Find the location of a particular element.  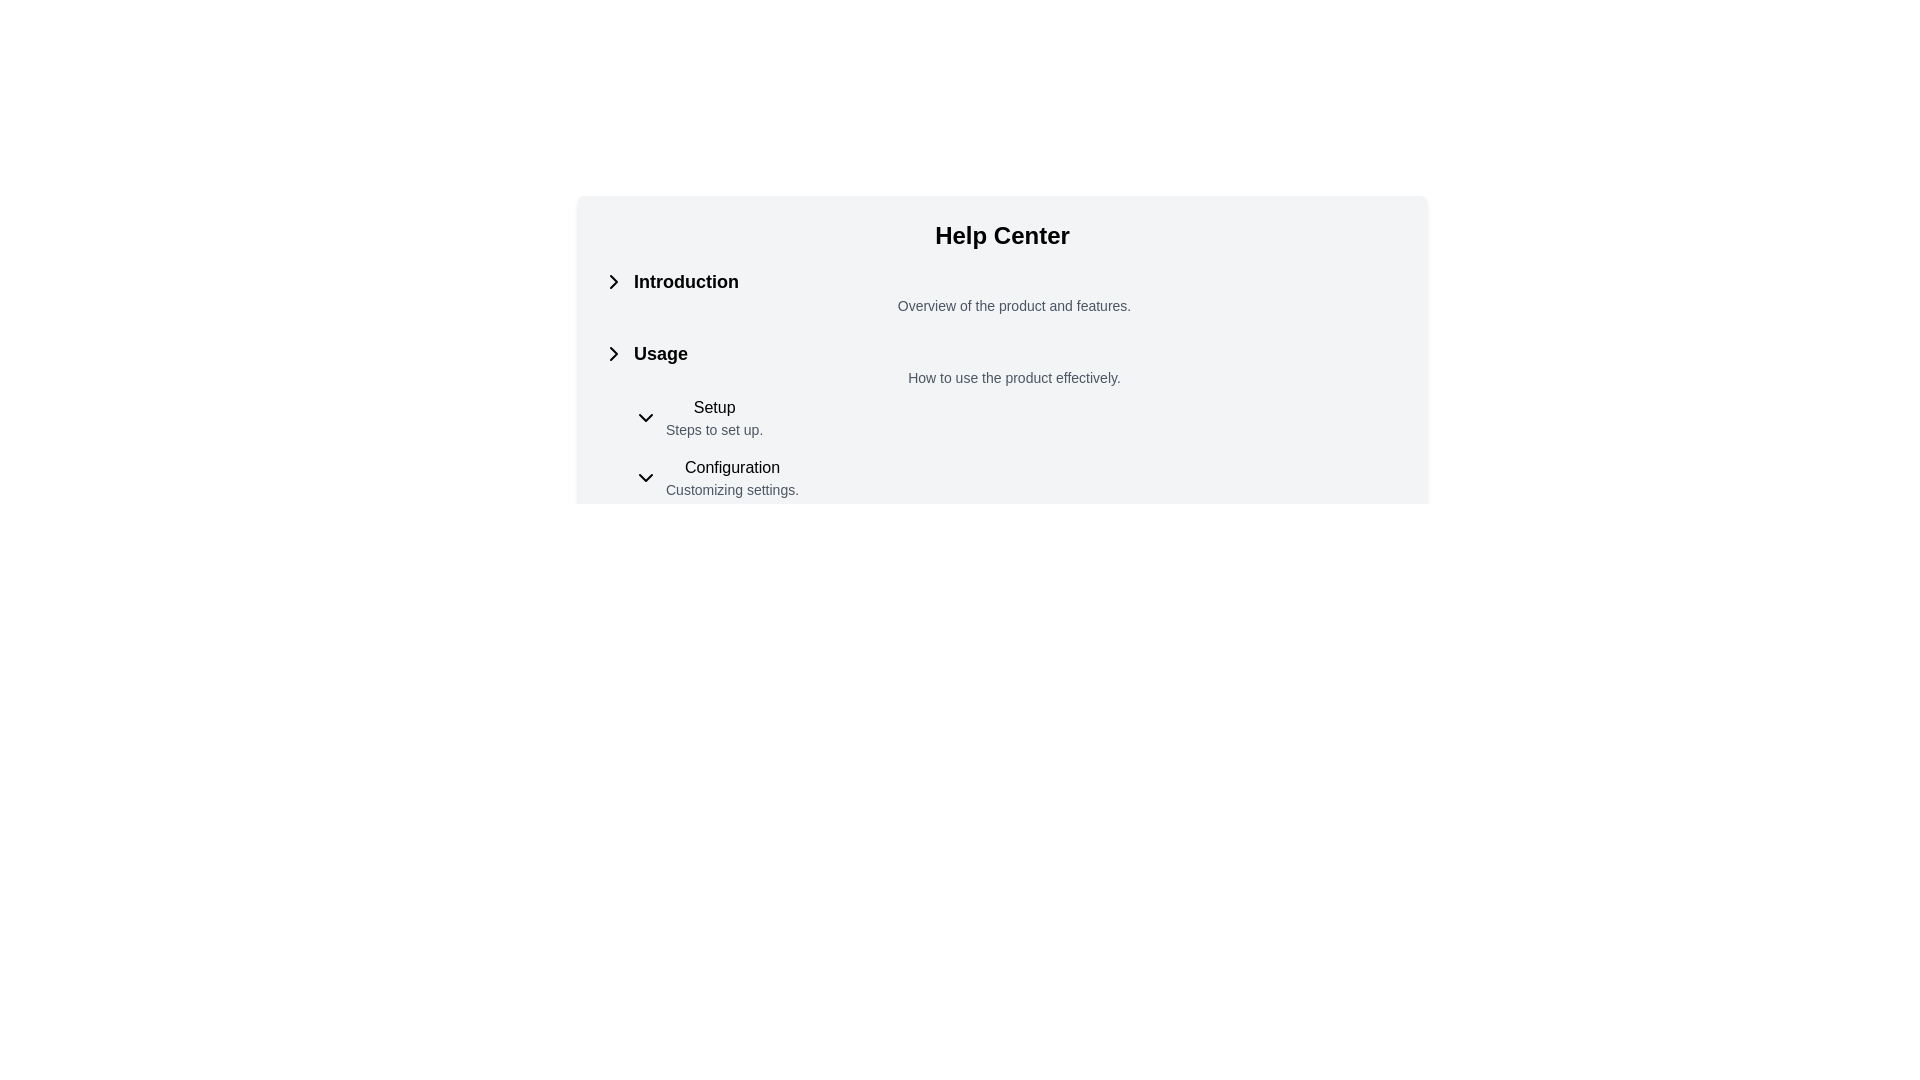

the 'Usage' Text Label, which is the second entry is located at coordinates (661, 353).